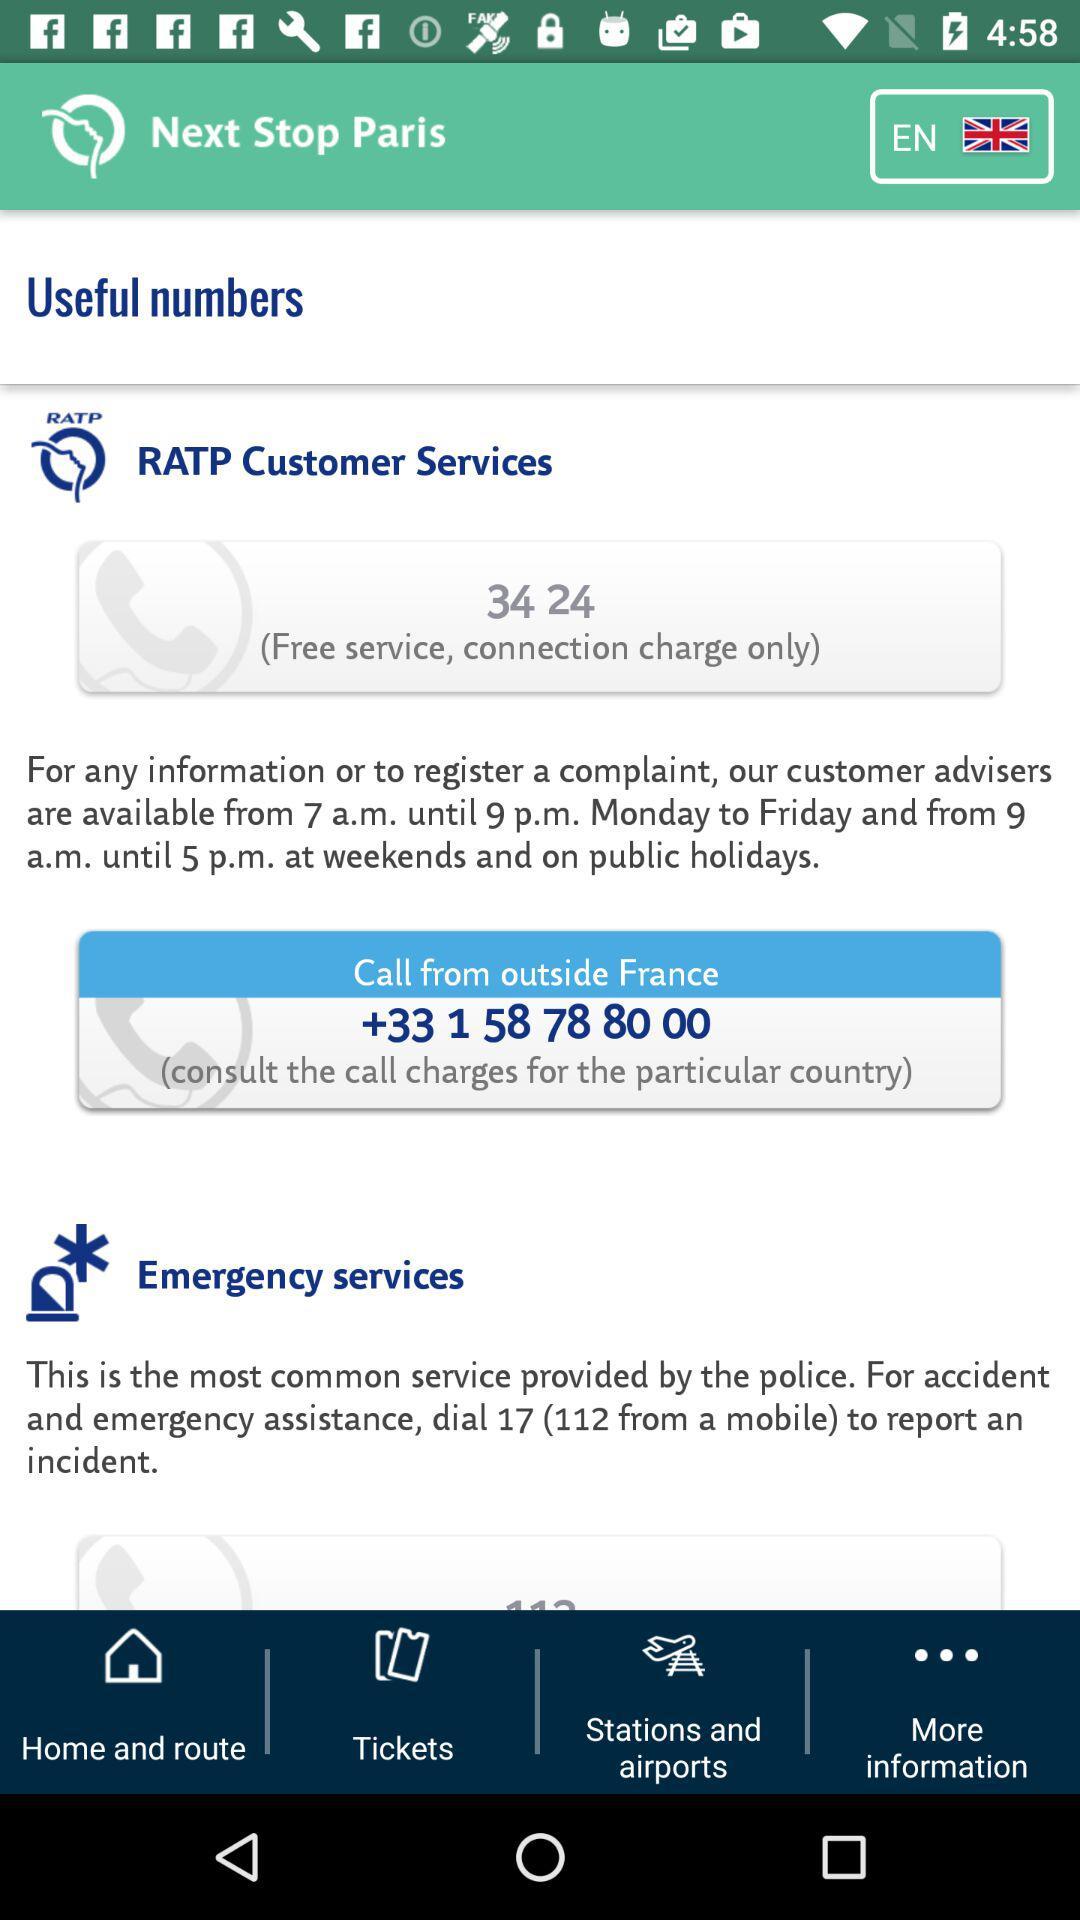 The height and width of the screenshot is (1920, 1080). I want to click on the app above the 112 icon, so click(540, 1437).